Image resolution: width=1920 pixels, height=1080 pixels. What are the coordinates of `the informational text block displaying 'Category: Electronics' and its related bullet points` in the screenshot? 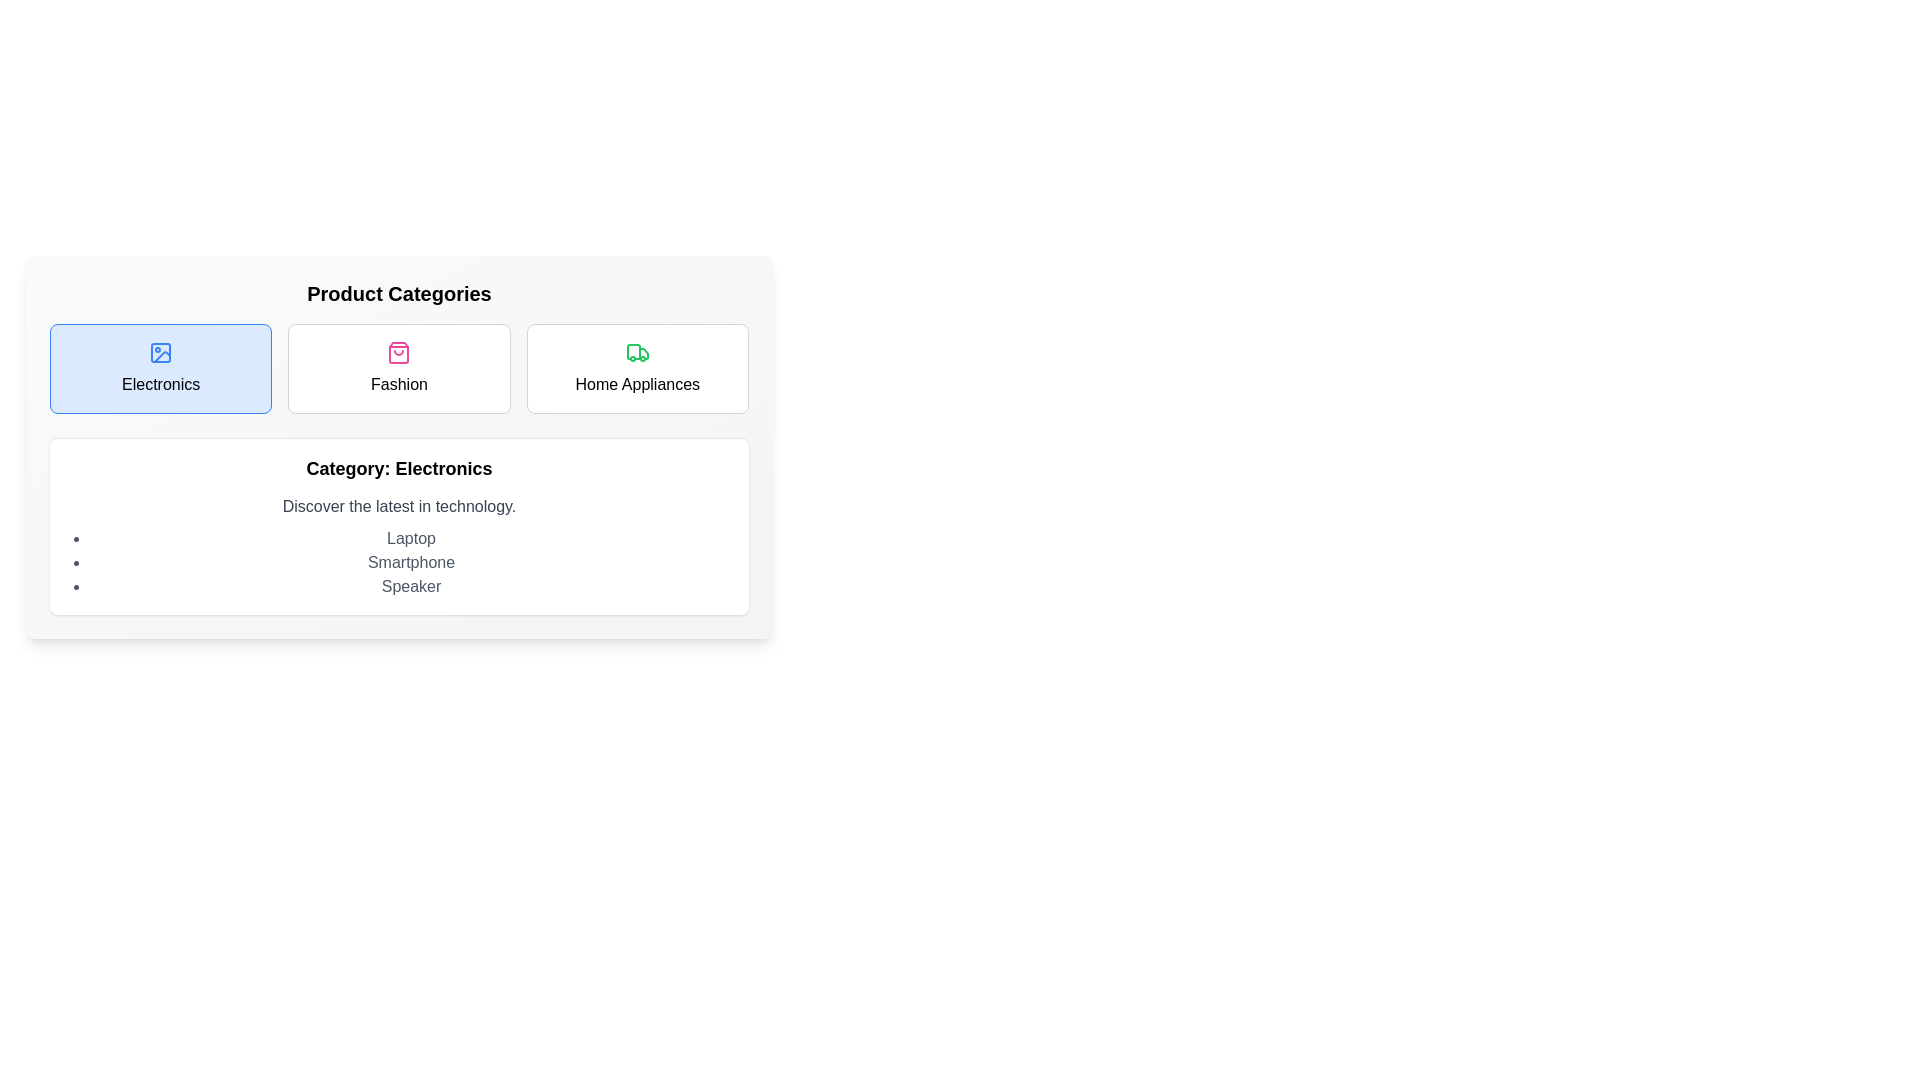 It's located at (399, 525).